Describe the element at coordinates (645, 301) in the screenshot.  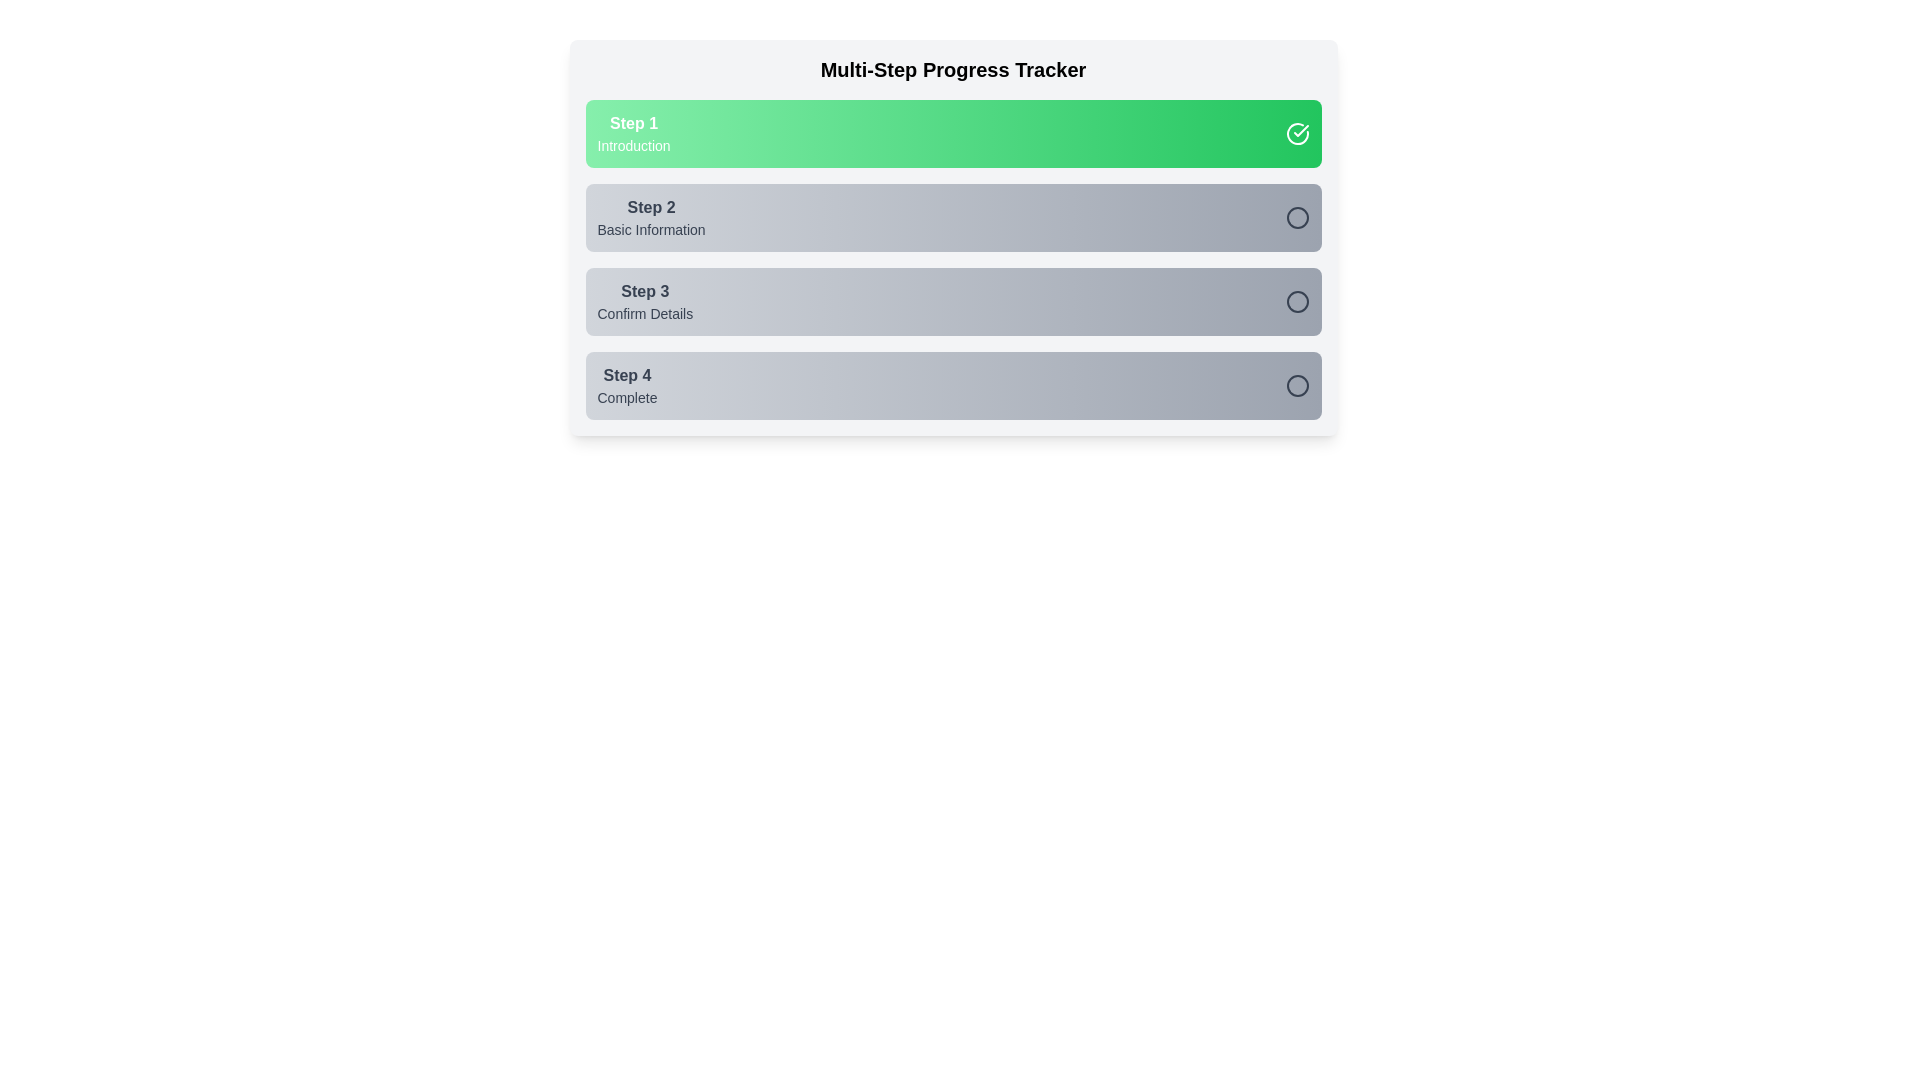
I see `the text label element that reads 'Step 3' with a smaller line below saying 'Confirm Details', which is part of a progress tracker interface` at that location.